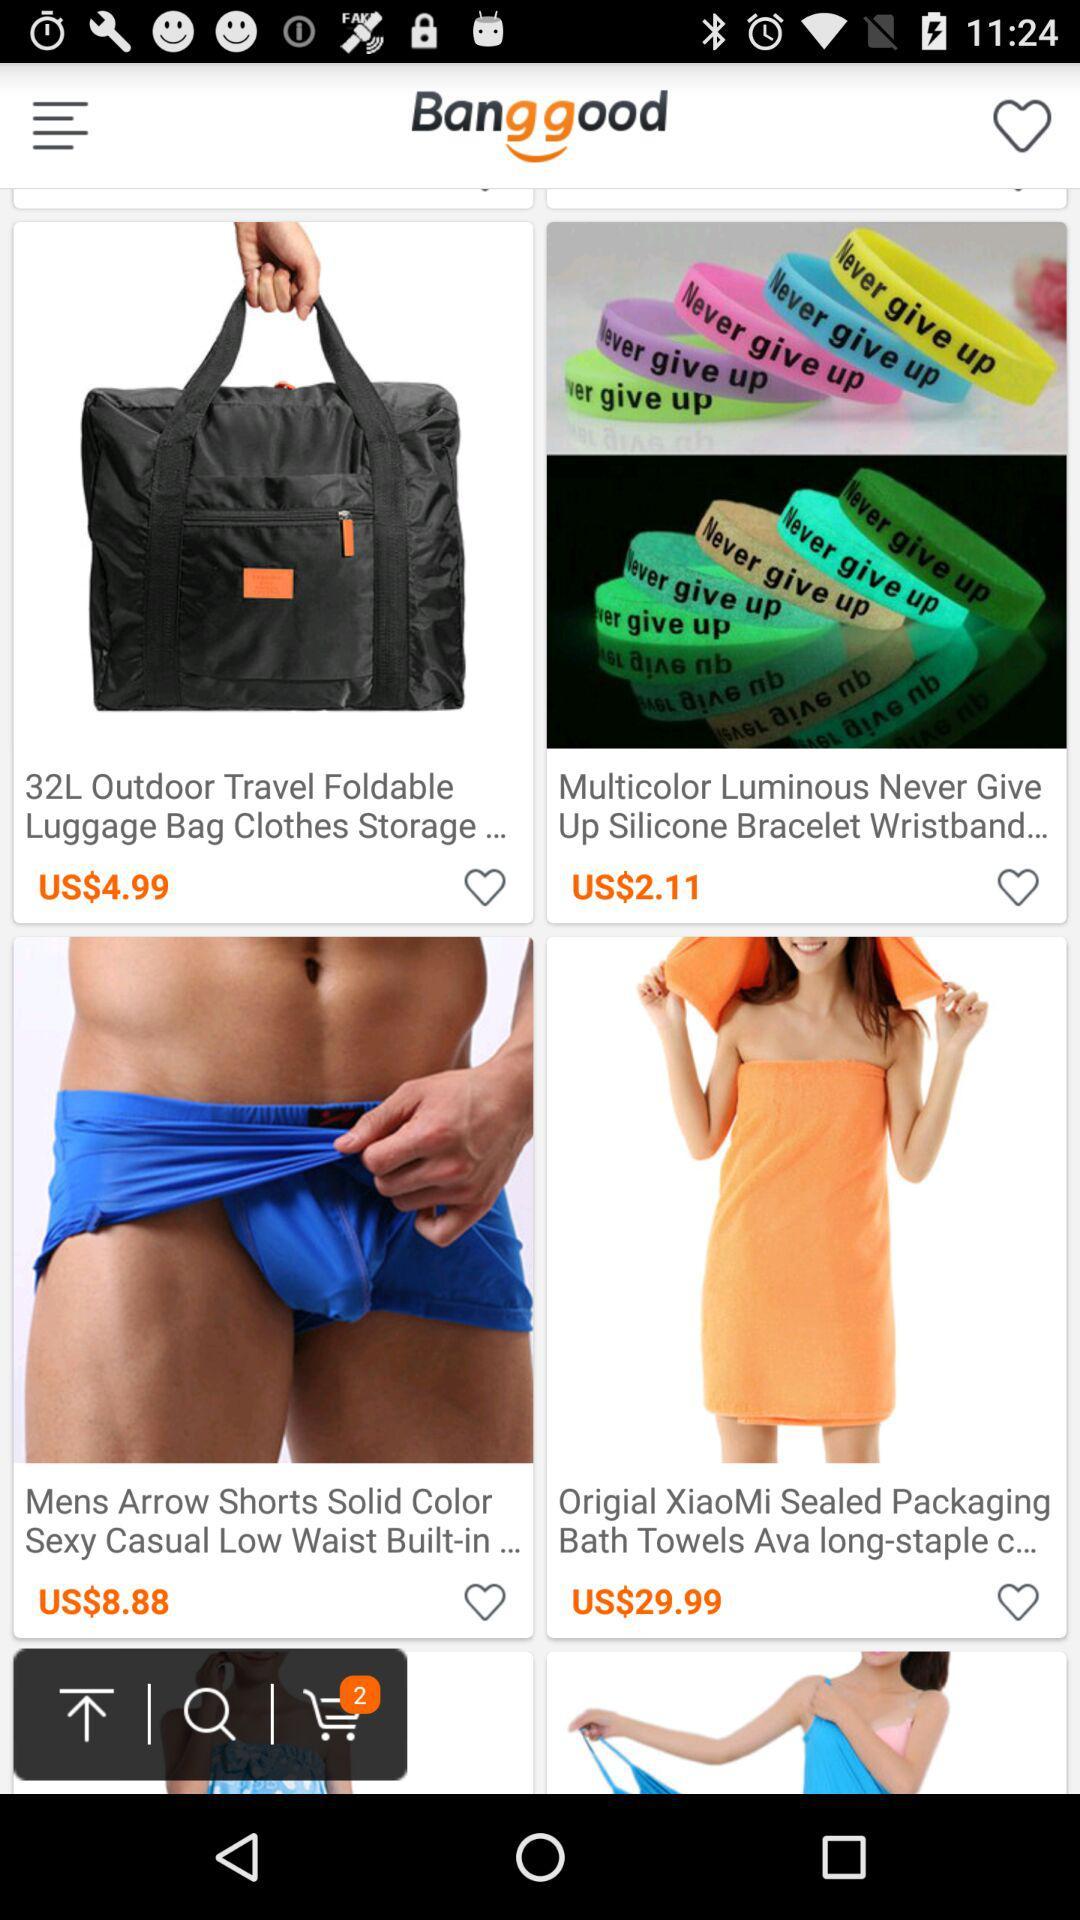  What do you see at coordinates (538, 124) in the screenshot?
I see `go home` at bounding box center [538, 124].